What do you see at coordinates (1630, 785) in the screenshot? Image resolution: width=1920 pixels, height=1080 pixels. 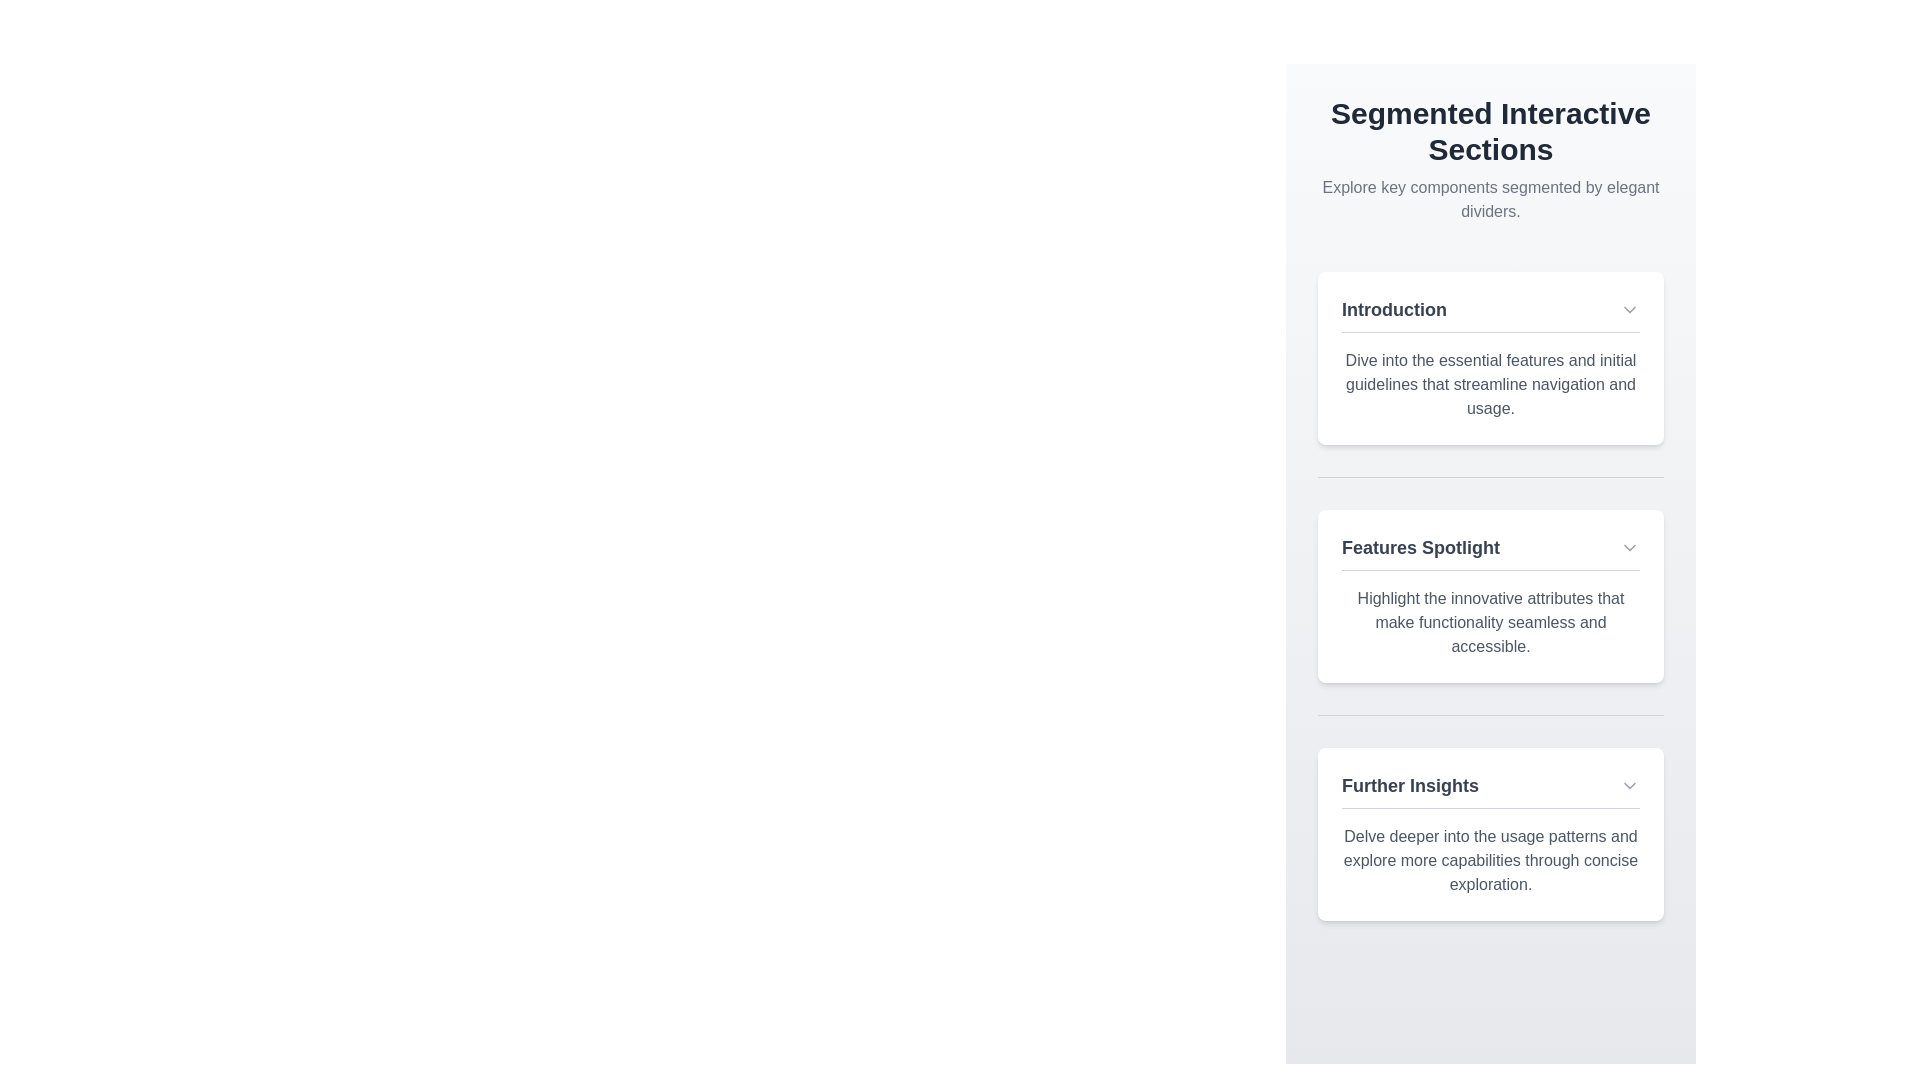 I see `the chevron icon button located in the third card of the 'Further Insights' section` at bounding box center [1630, 785].